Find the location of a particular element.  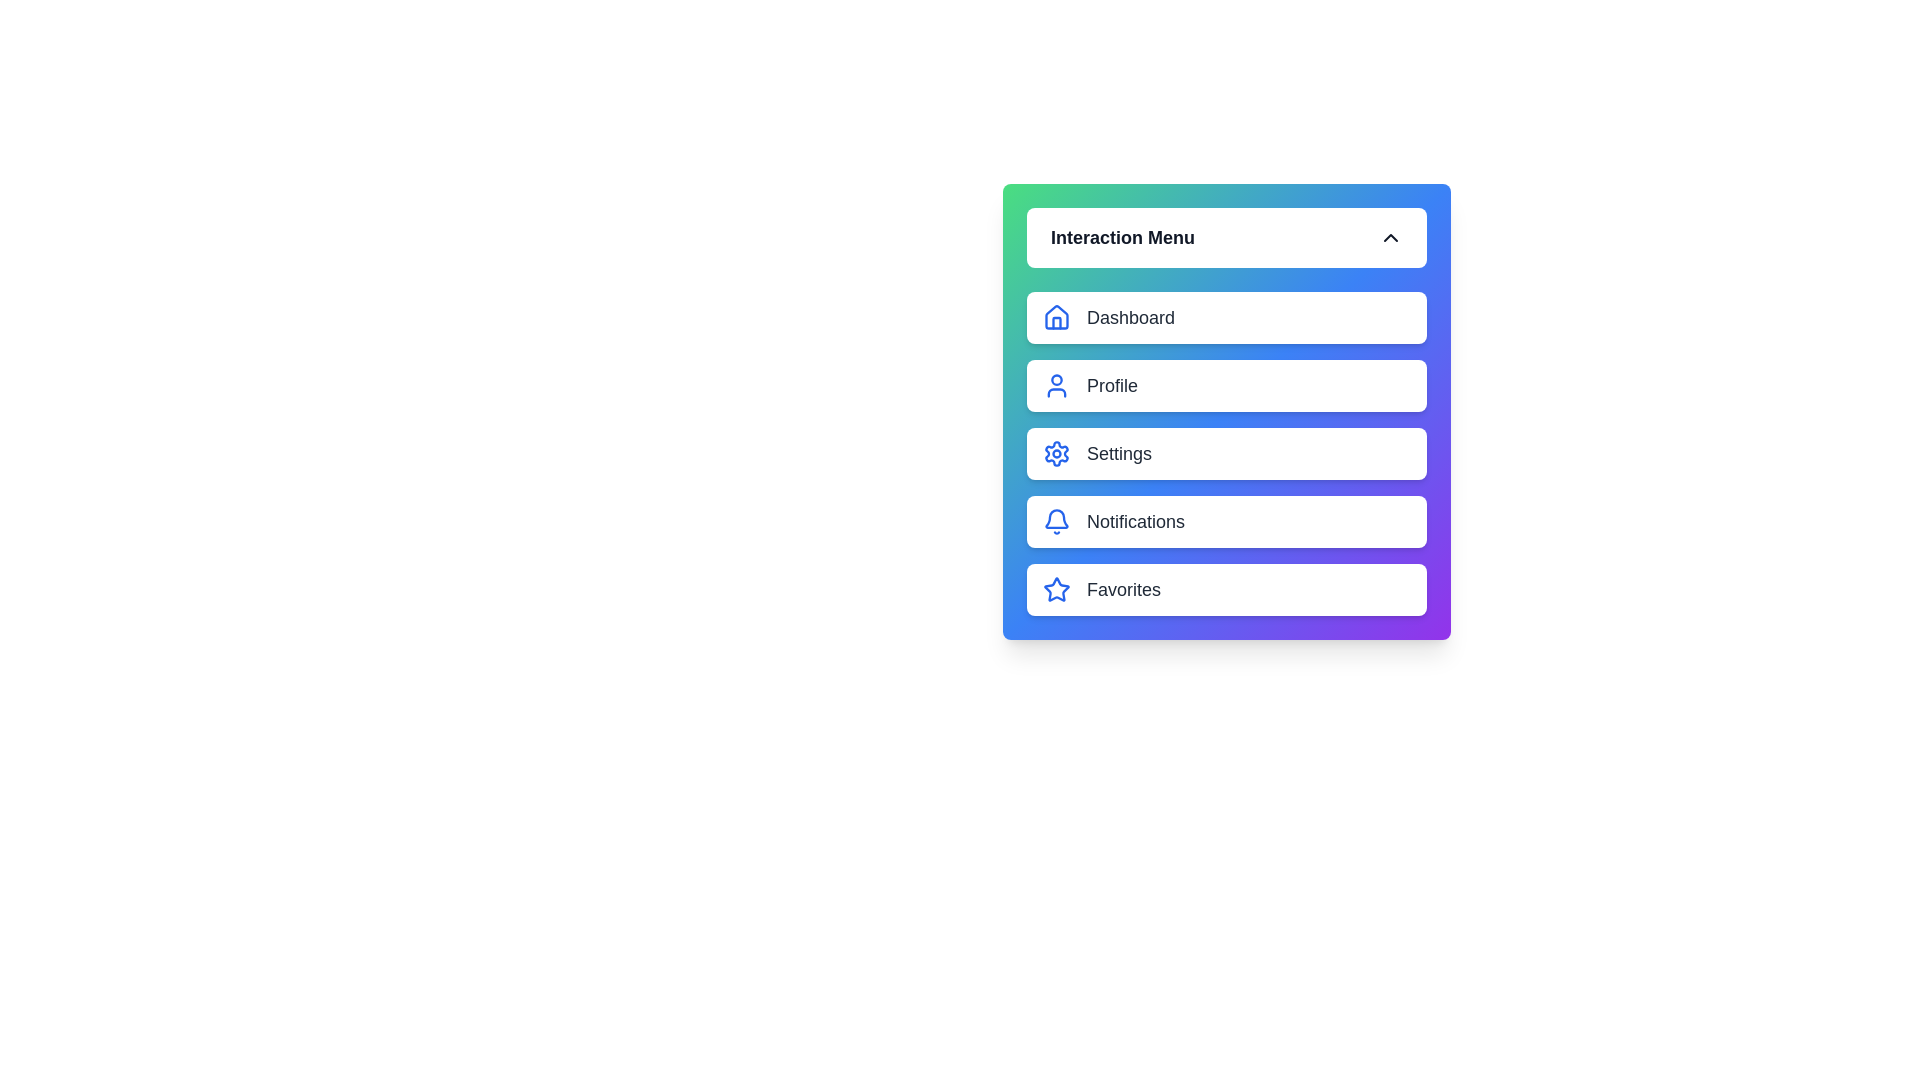

the menu item Notifications in the ModernProfileMenu is located at coordinates (1226, 520).